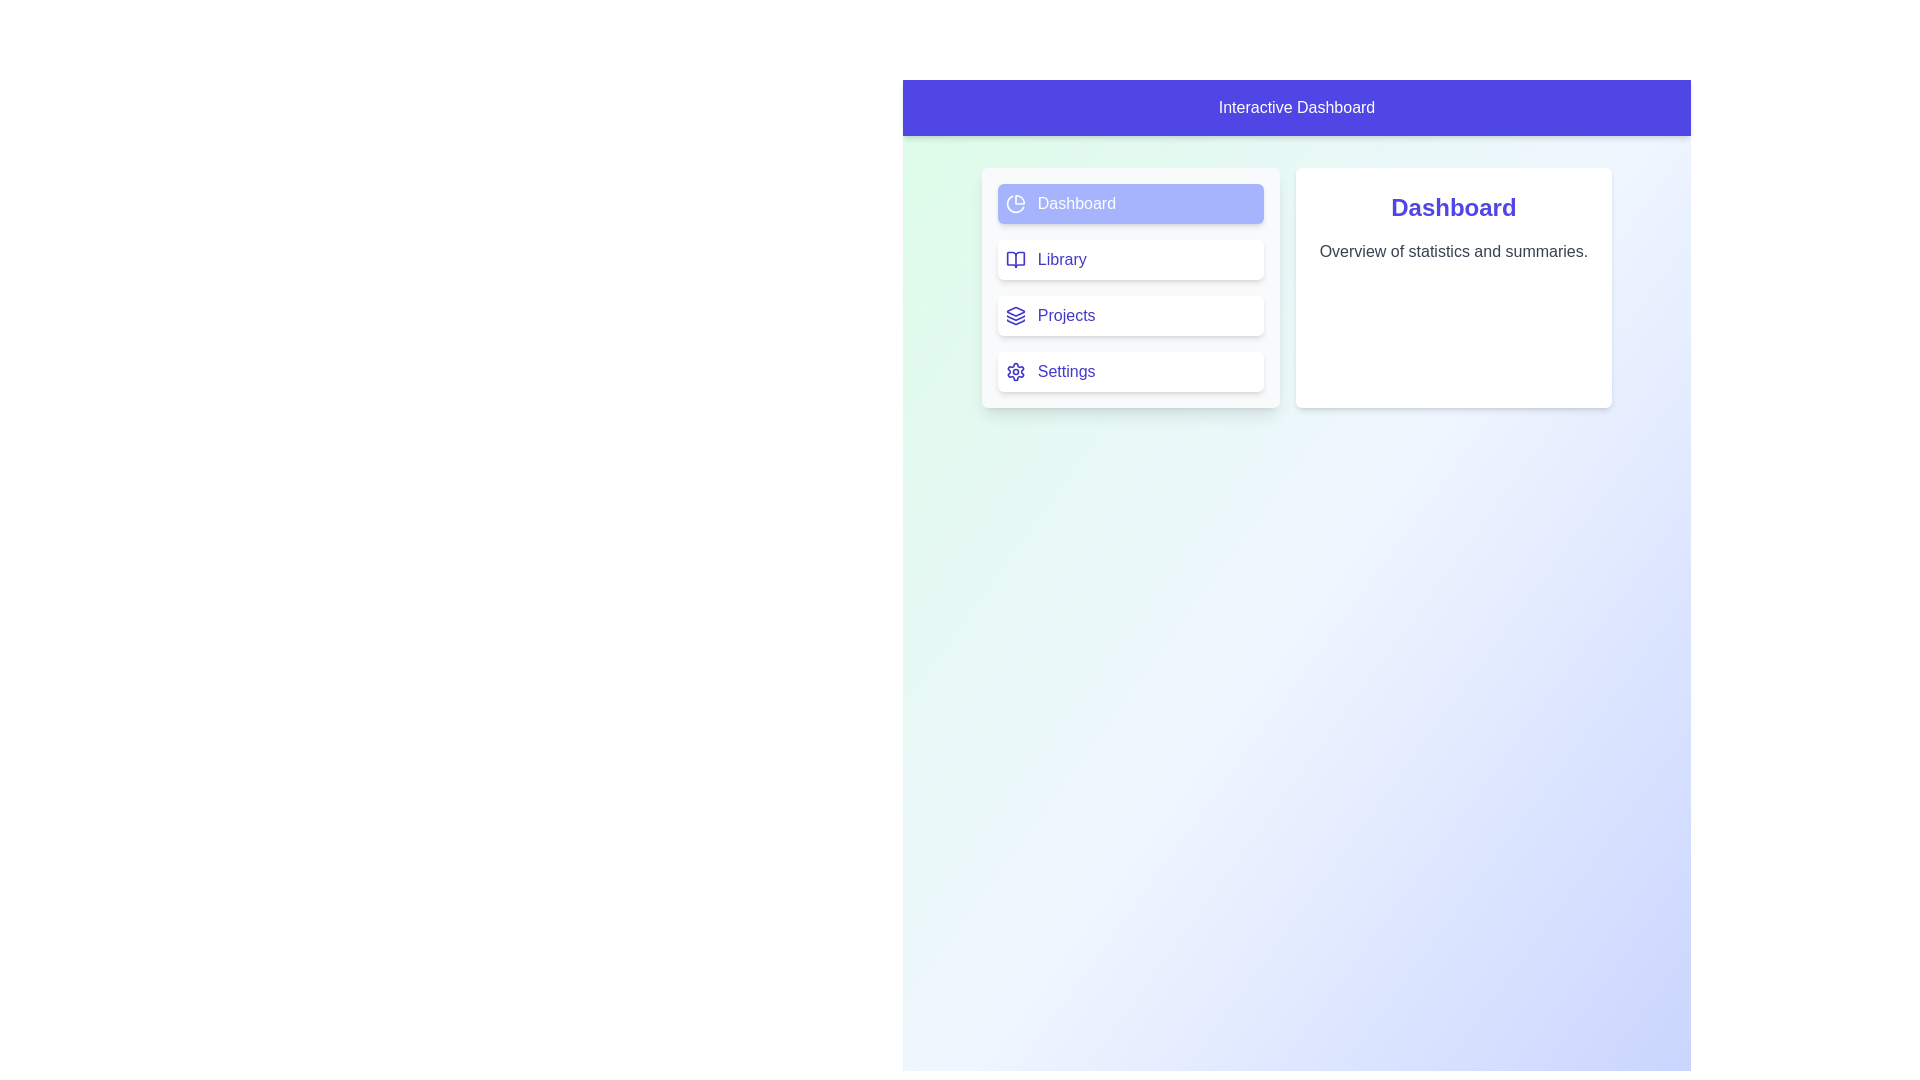 This screenshot has width=1920, height=1080. What do you see at coordinates (1129, 371) in the screenshot?
I see `the navigation option Settings to observe the hover effect` at bounding box center [1129, 371].